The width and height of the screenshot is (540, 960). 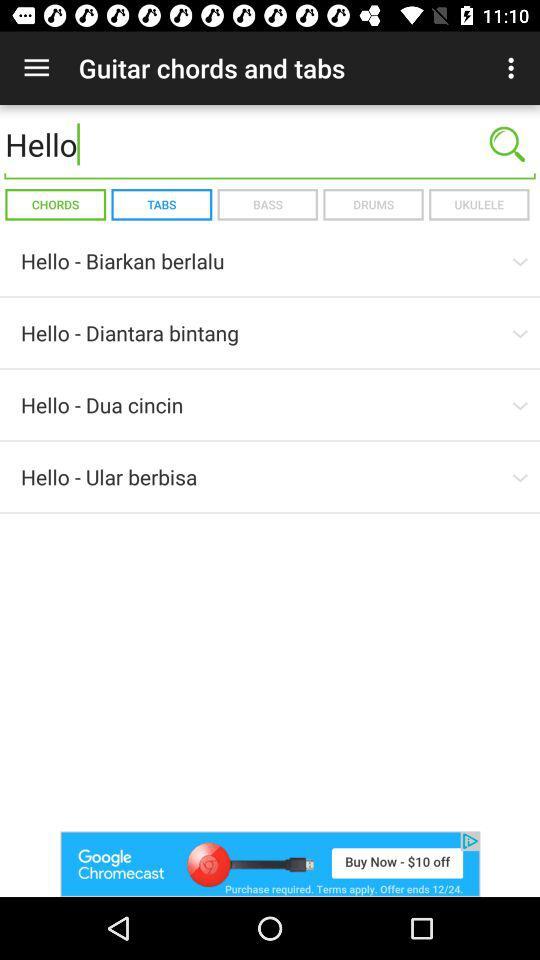 What do you see at coordinates (507, 143) in the screenshot?
I see `the search icon` at bounding box center [507, 143].